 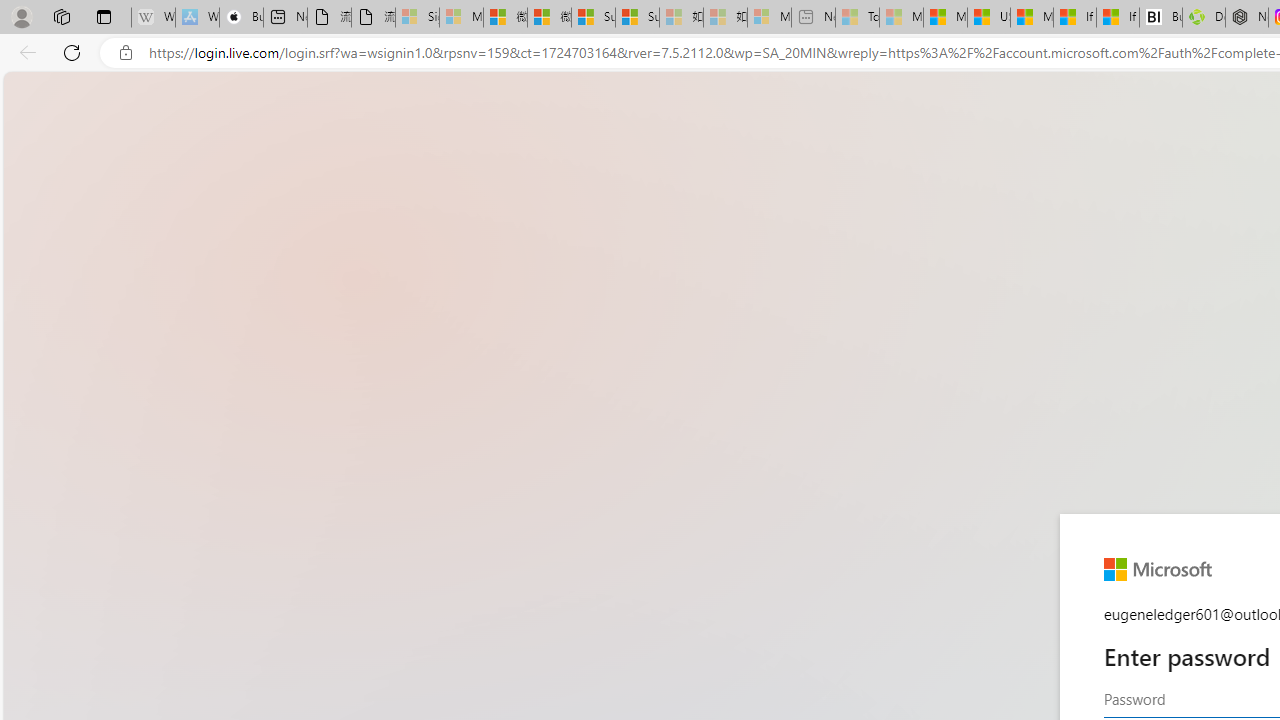 What do you see at coordinates (416, 17) in the screenshot?
I see `'Sign in to your Microsoft account - Sleeping'` at bounding box center [416, 17].